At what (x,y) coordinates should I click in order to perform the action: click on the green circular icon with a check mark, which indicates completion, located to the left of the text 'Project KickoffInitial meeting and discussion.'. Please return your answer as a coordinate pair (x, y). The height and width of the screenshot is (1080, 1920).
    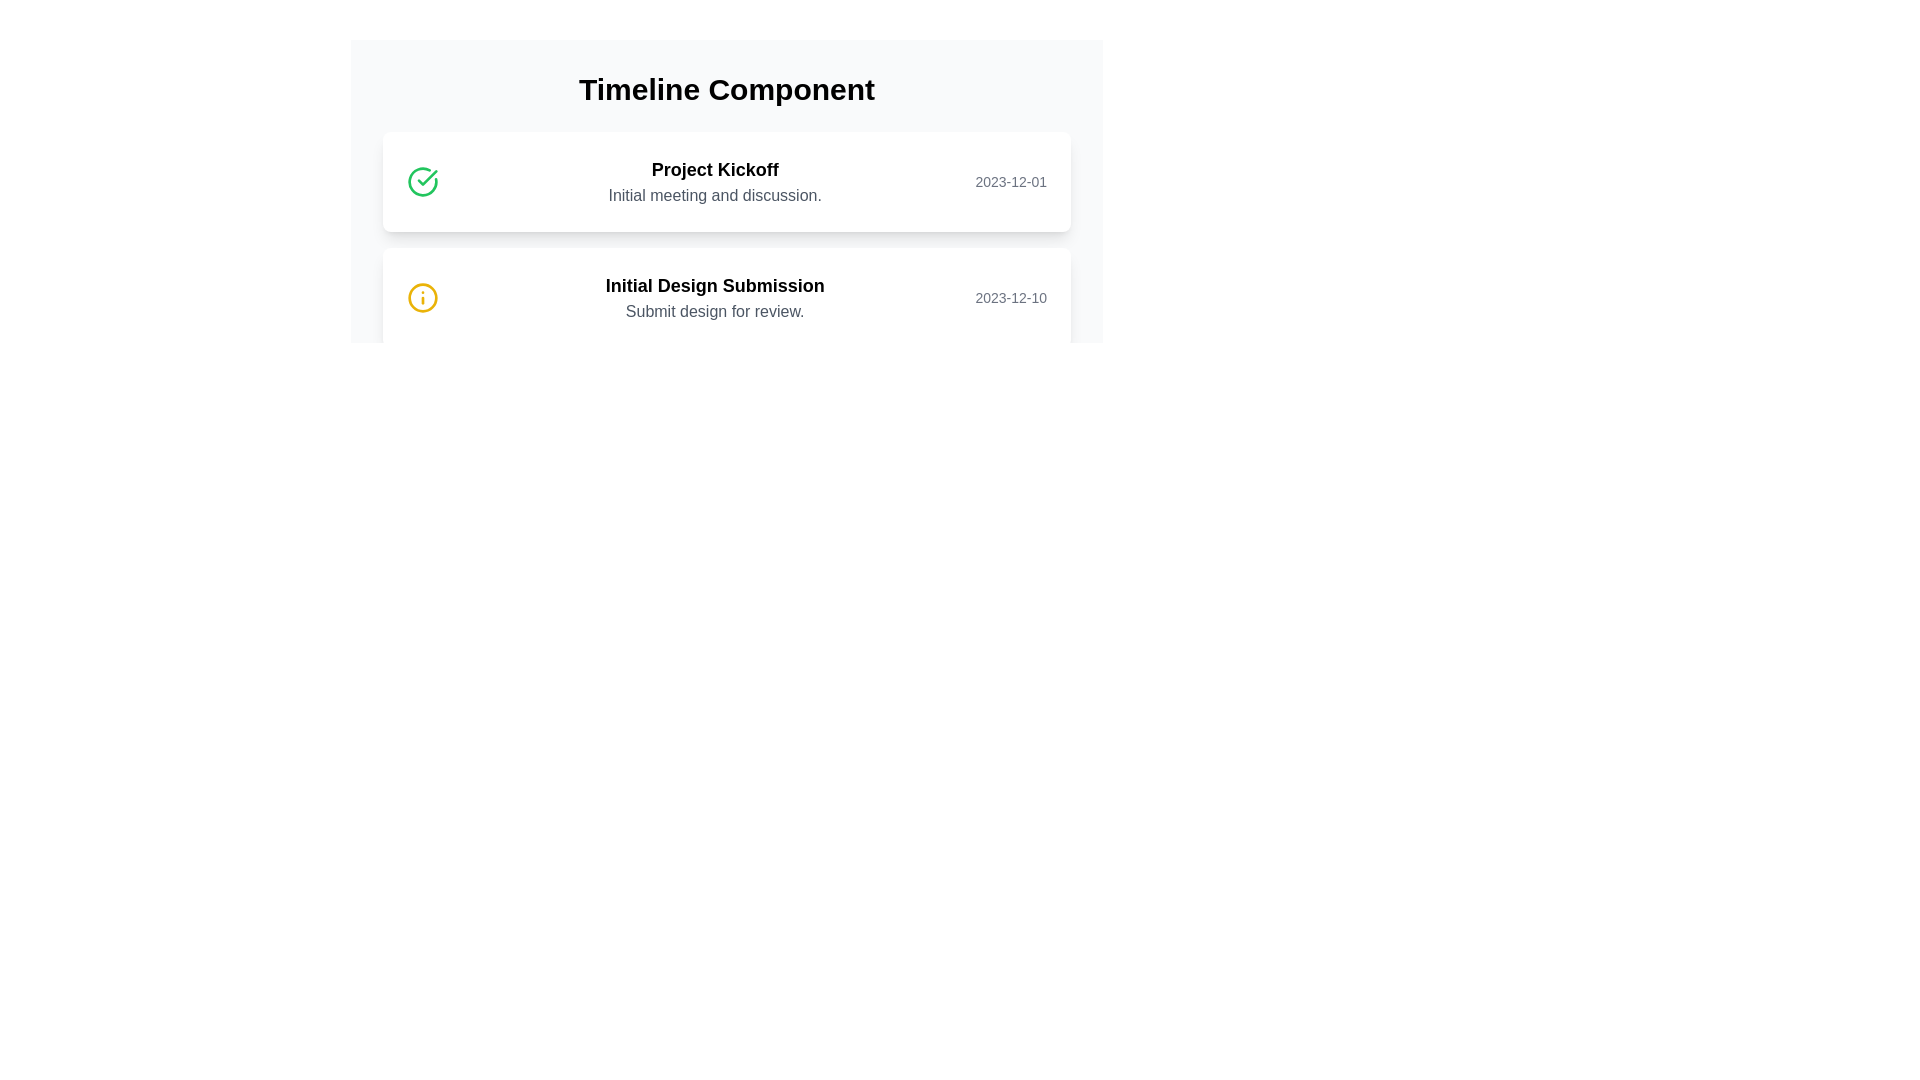
    Looking at the image, I should click on (421, 181).